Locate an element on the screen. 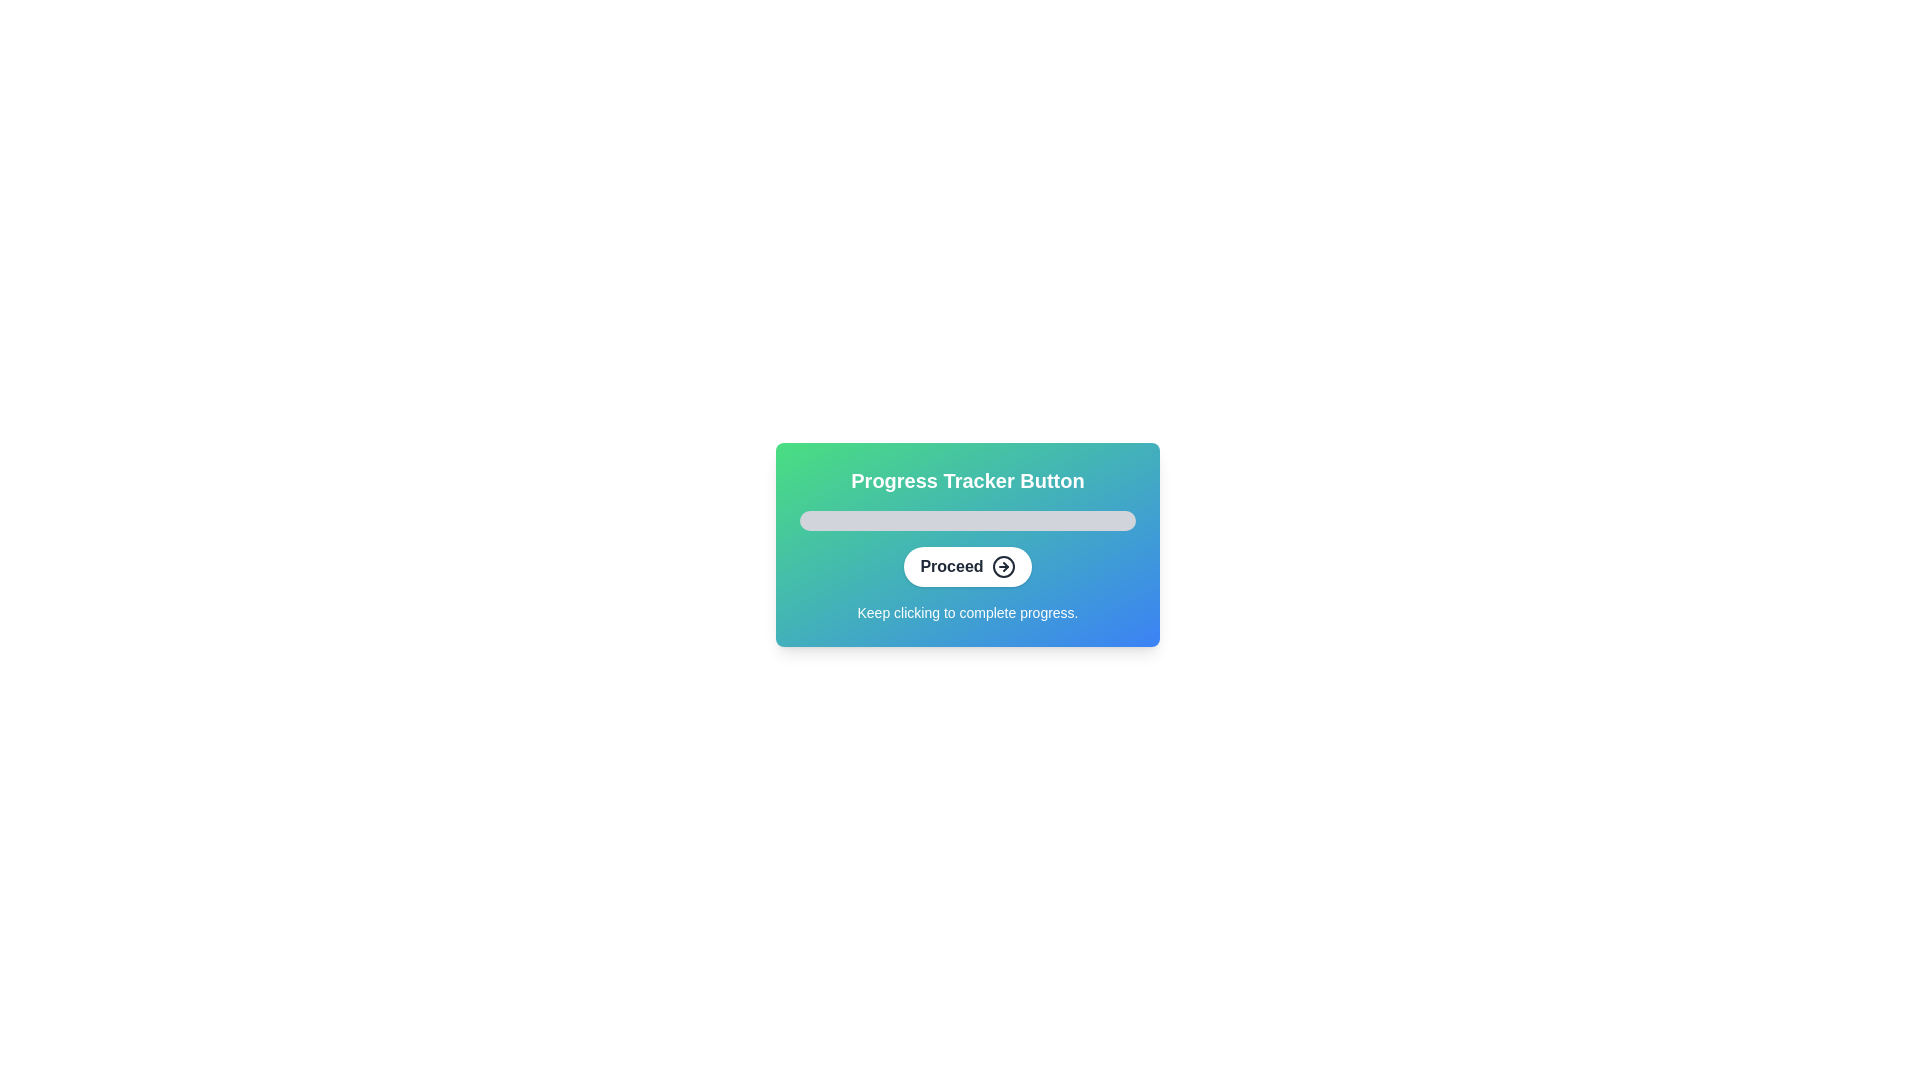 The image size is (1920, 1080). the text label displaying 'Progress Tracker Button' which is prominently positioned in a bold white font on a gradient background is located at coordinates (968, 481).